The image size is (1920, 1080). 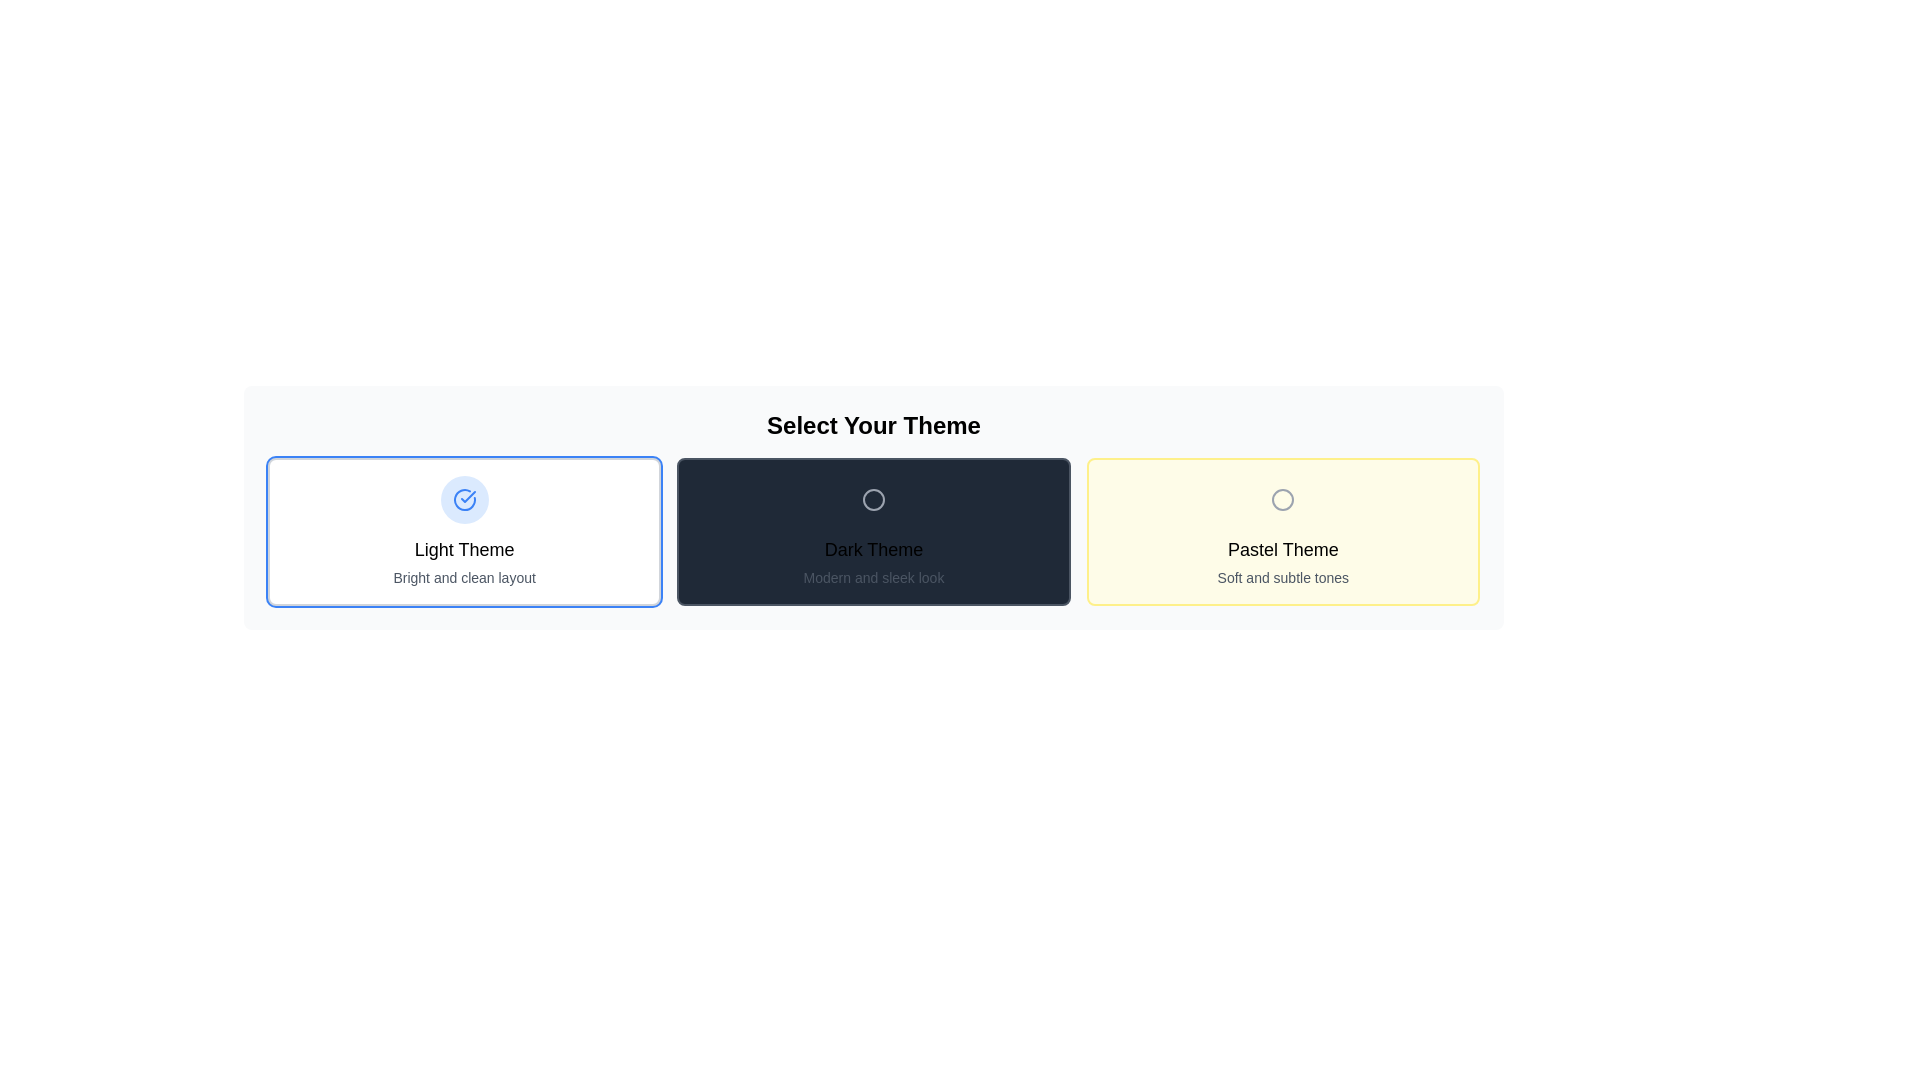 I want to click on the circular icon with a gray color scheme located in the middle of the 'Dark Theme' selection box, so click(x=873, y=499).